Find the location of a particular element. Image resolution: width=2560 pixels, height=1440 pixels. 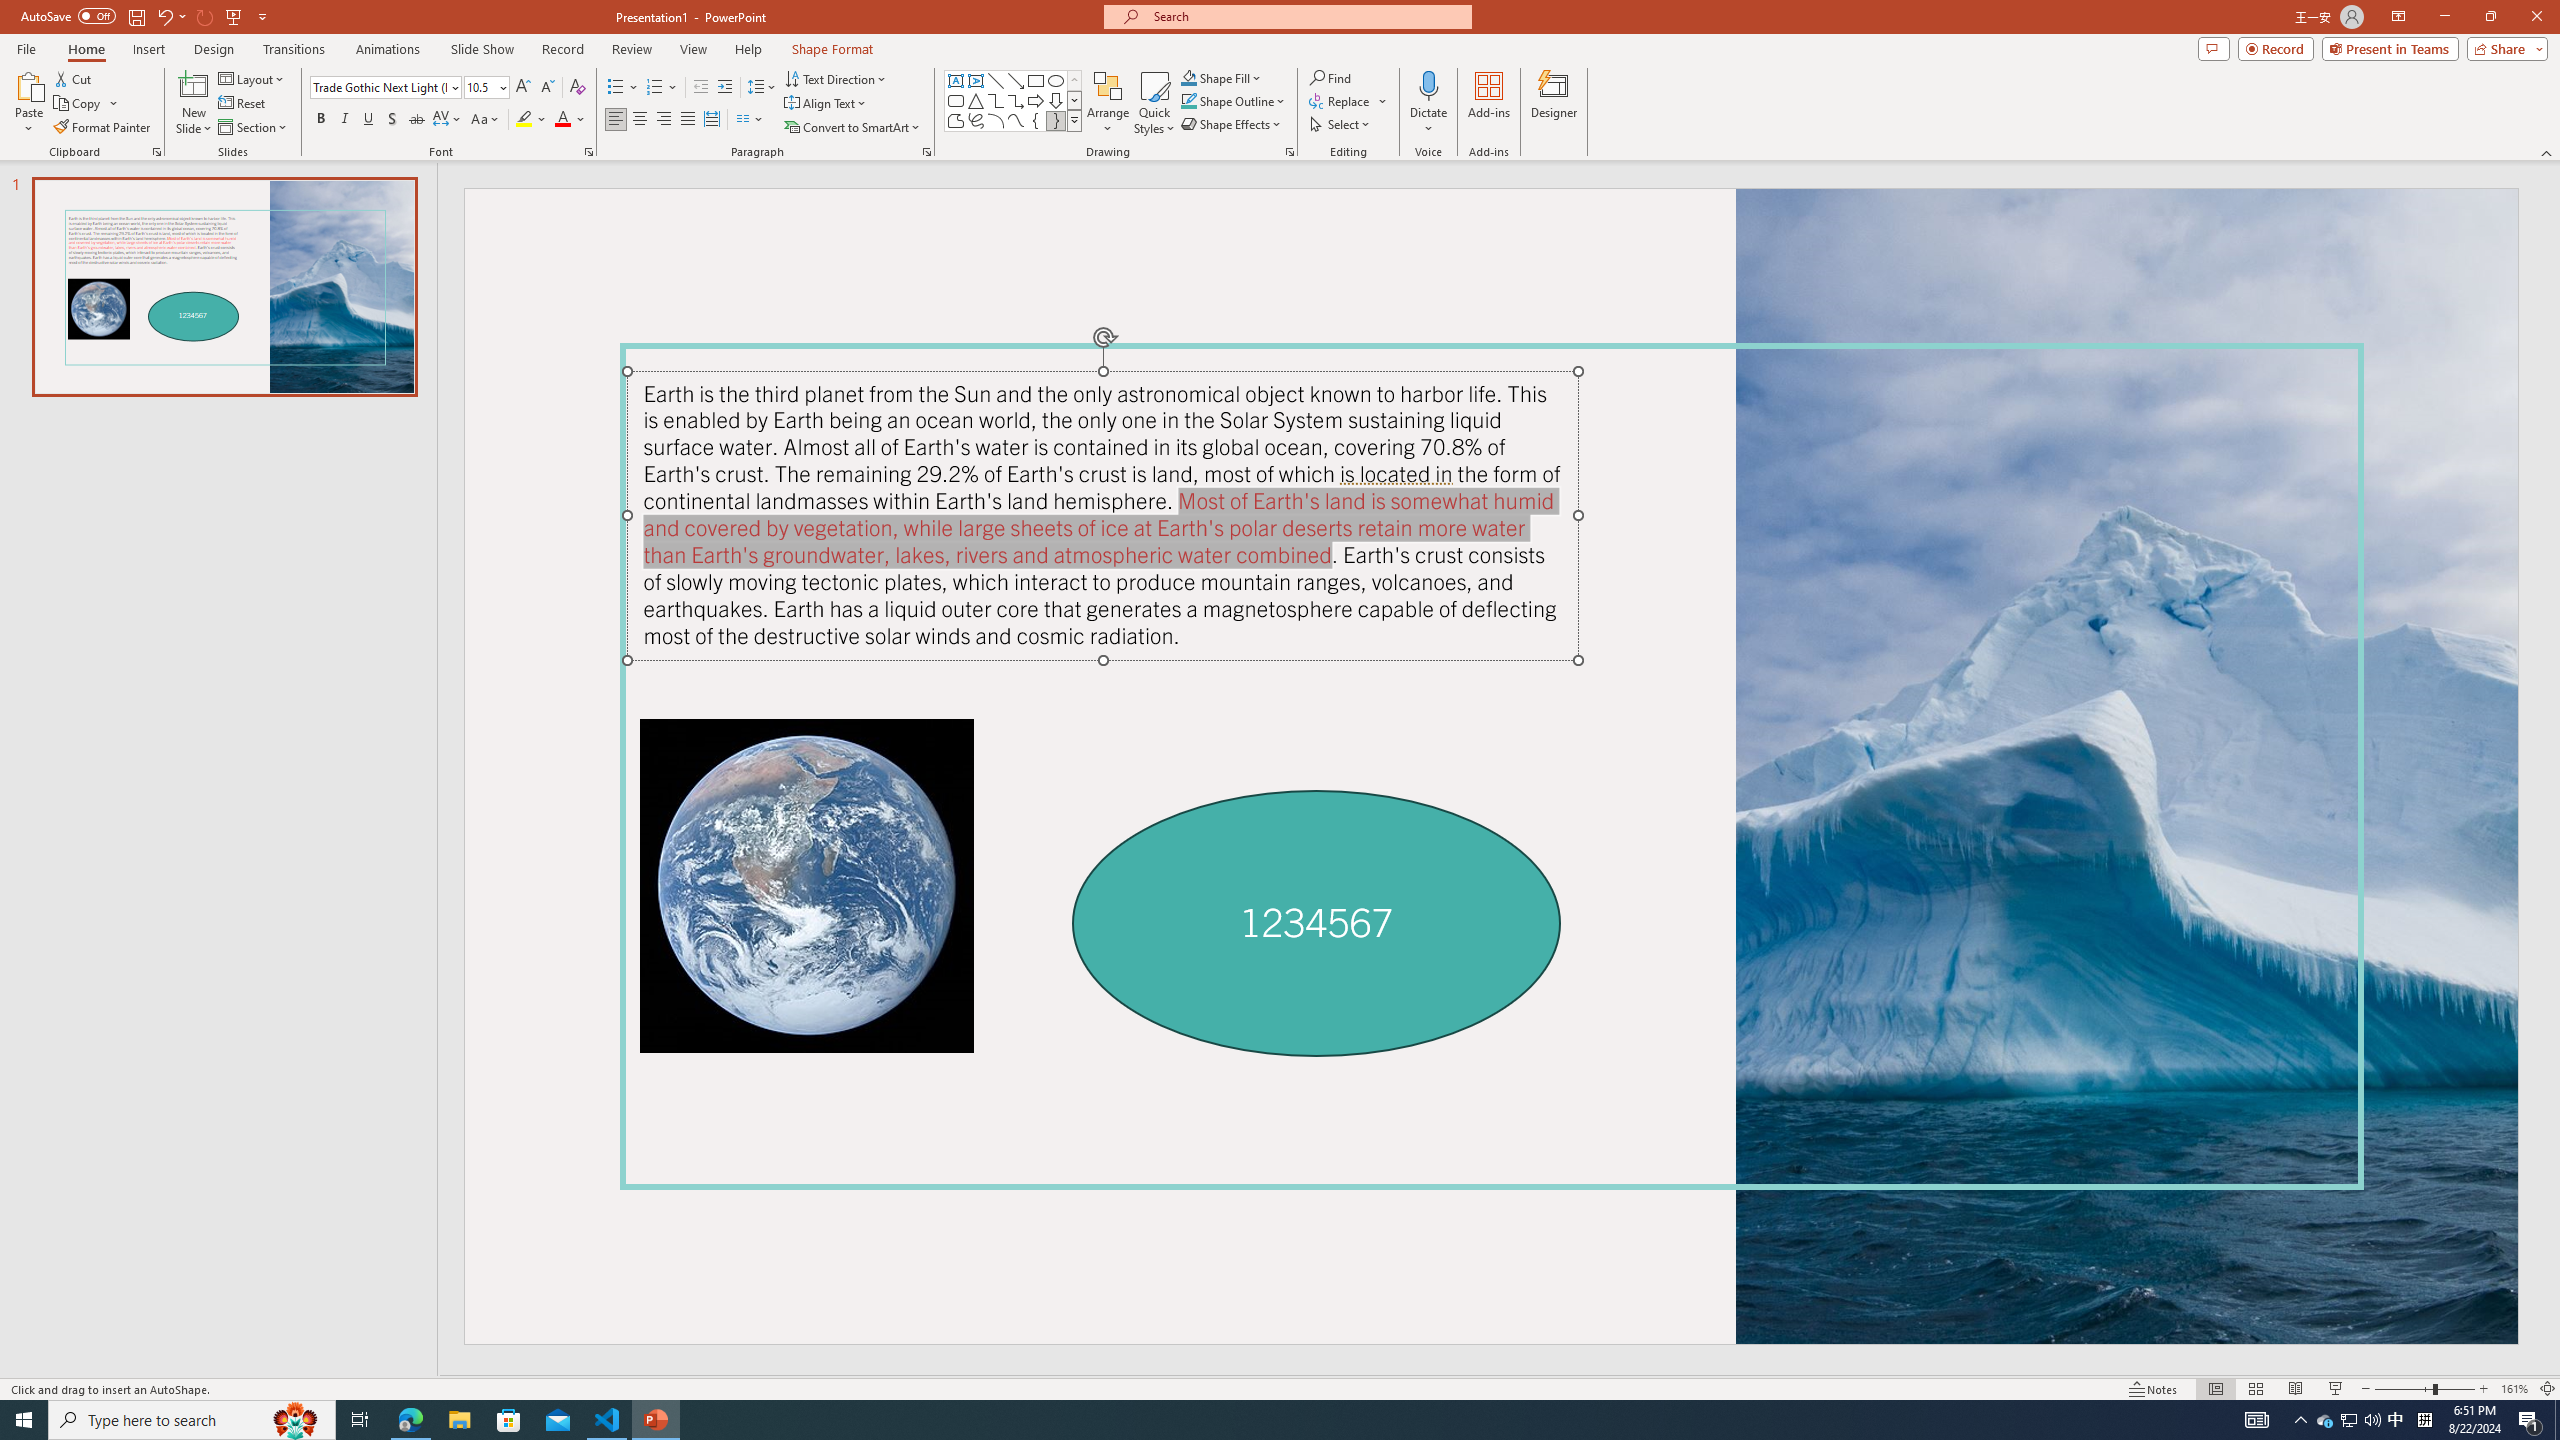

'Shape Outline Teal, Accent 1' is located at coordinates (1189, 99).